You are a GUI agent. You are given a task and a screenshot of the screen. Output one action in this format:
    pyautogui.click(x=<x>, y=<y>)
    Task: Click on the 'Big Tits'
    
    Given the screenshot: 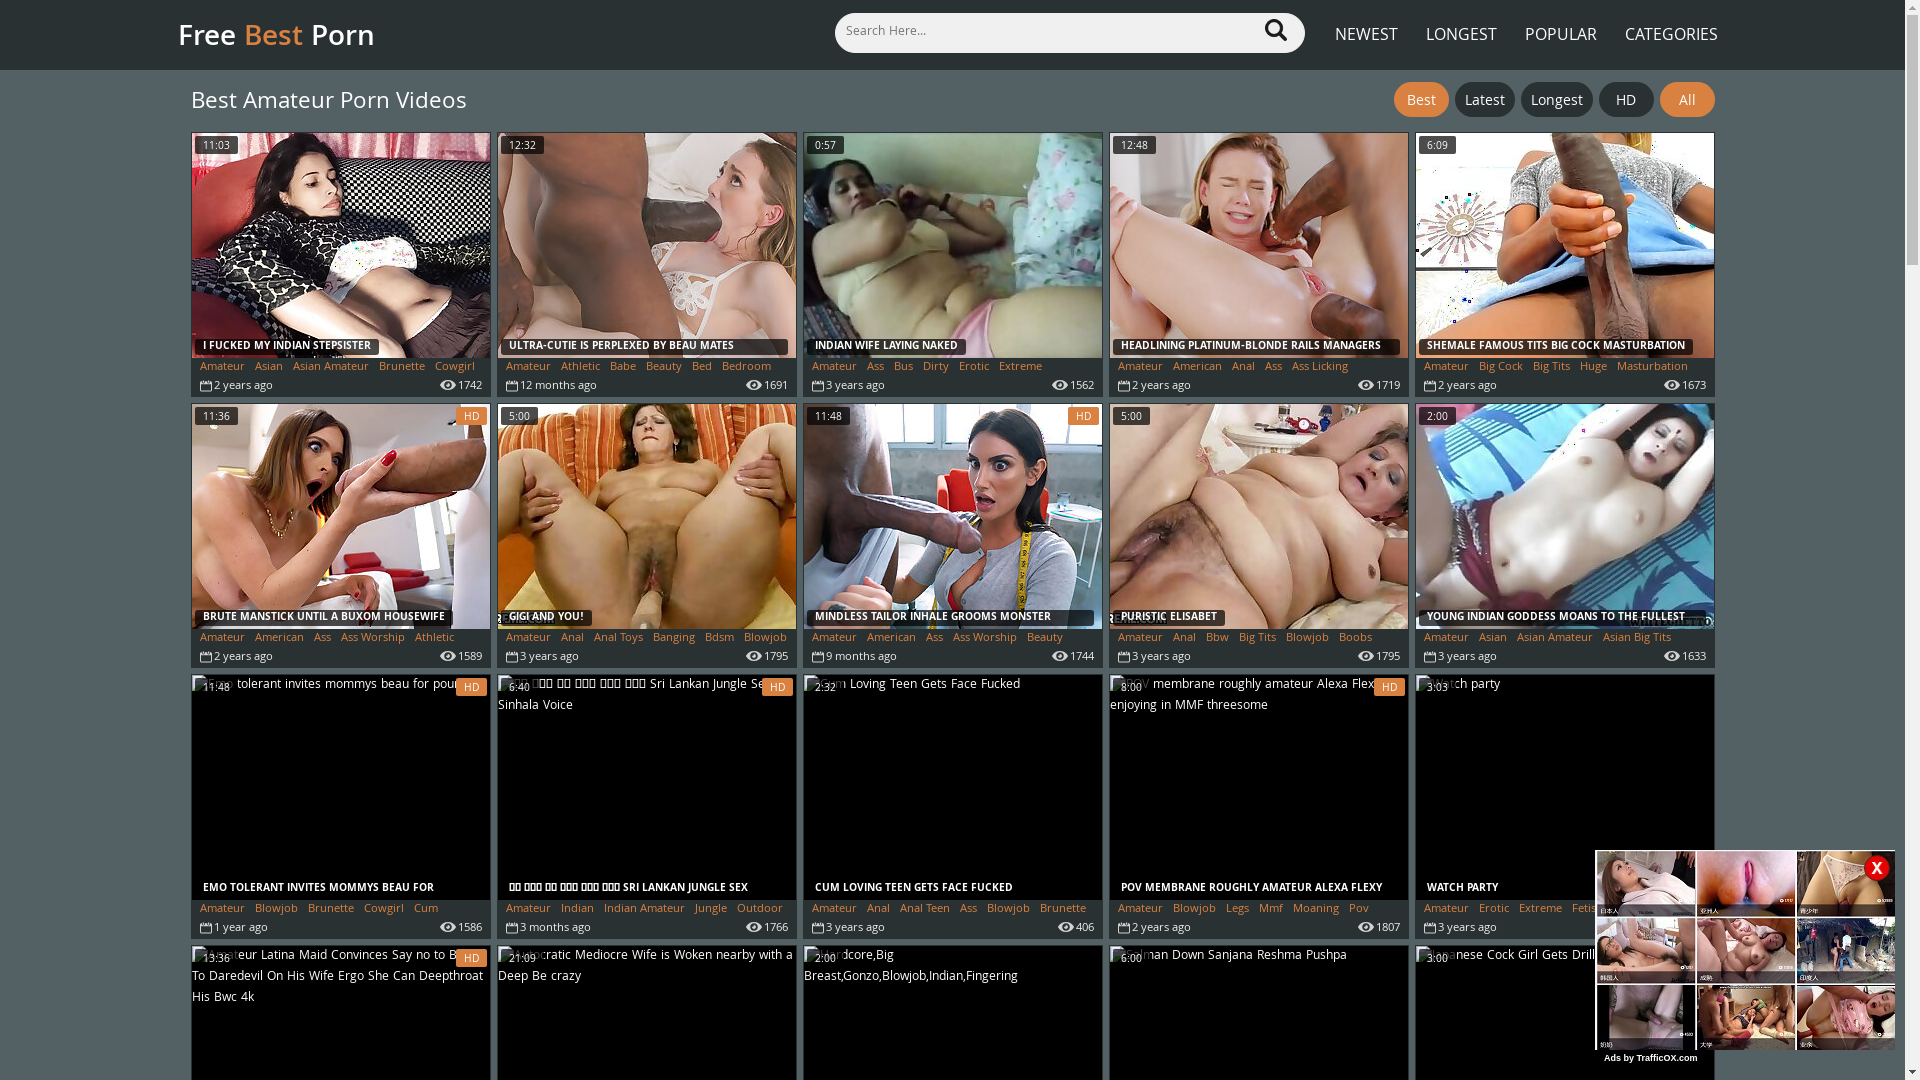 What is the action you would take?
    pyautogui.click(x=1237, y=638)
    